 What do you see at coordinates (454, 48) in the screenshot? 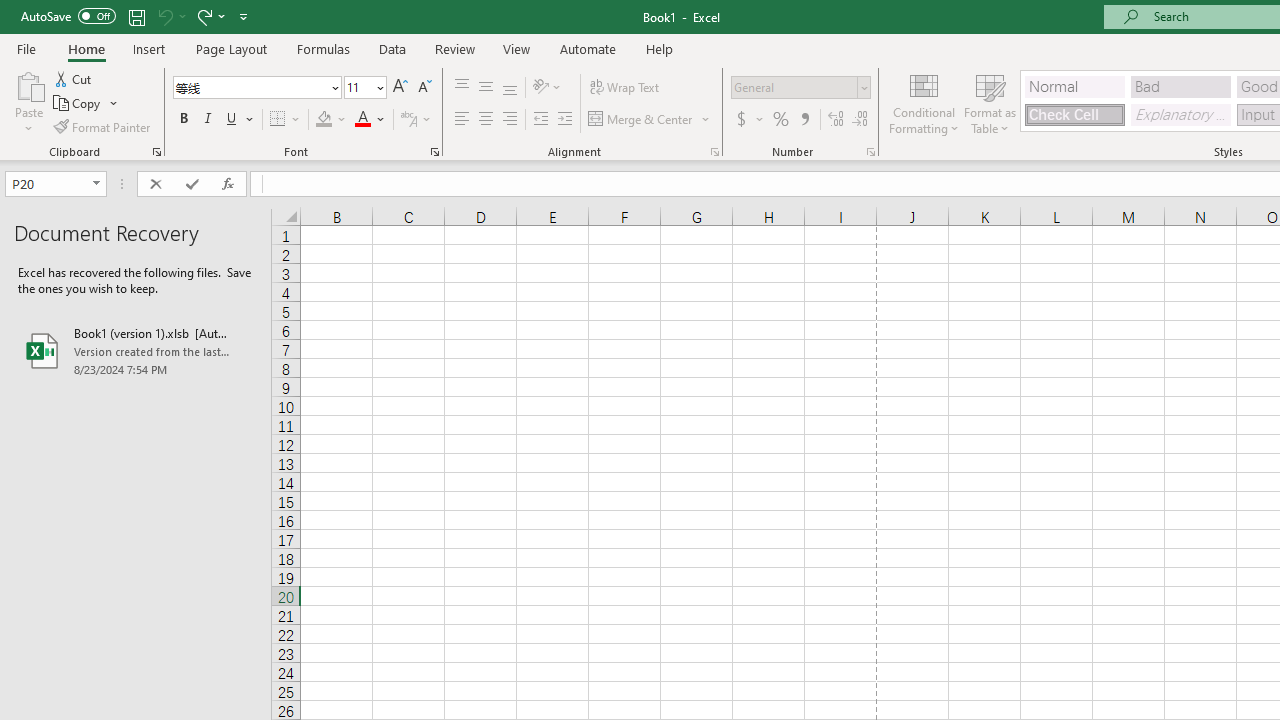
I see `'Review'` at bounding box center [454, 48].